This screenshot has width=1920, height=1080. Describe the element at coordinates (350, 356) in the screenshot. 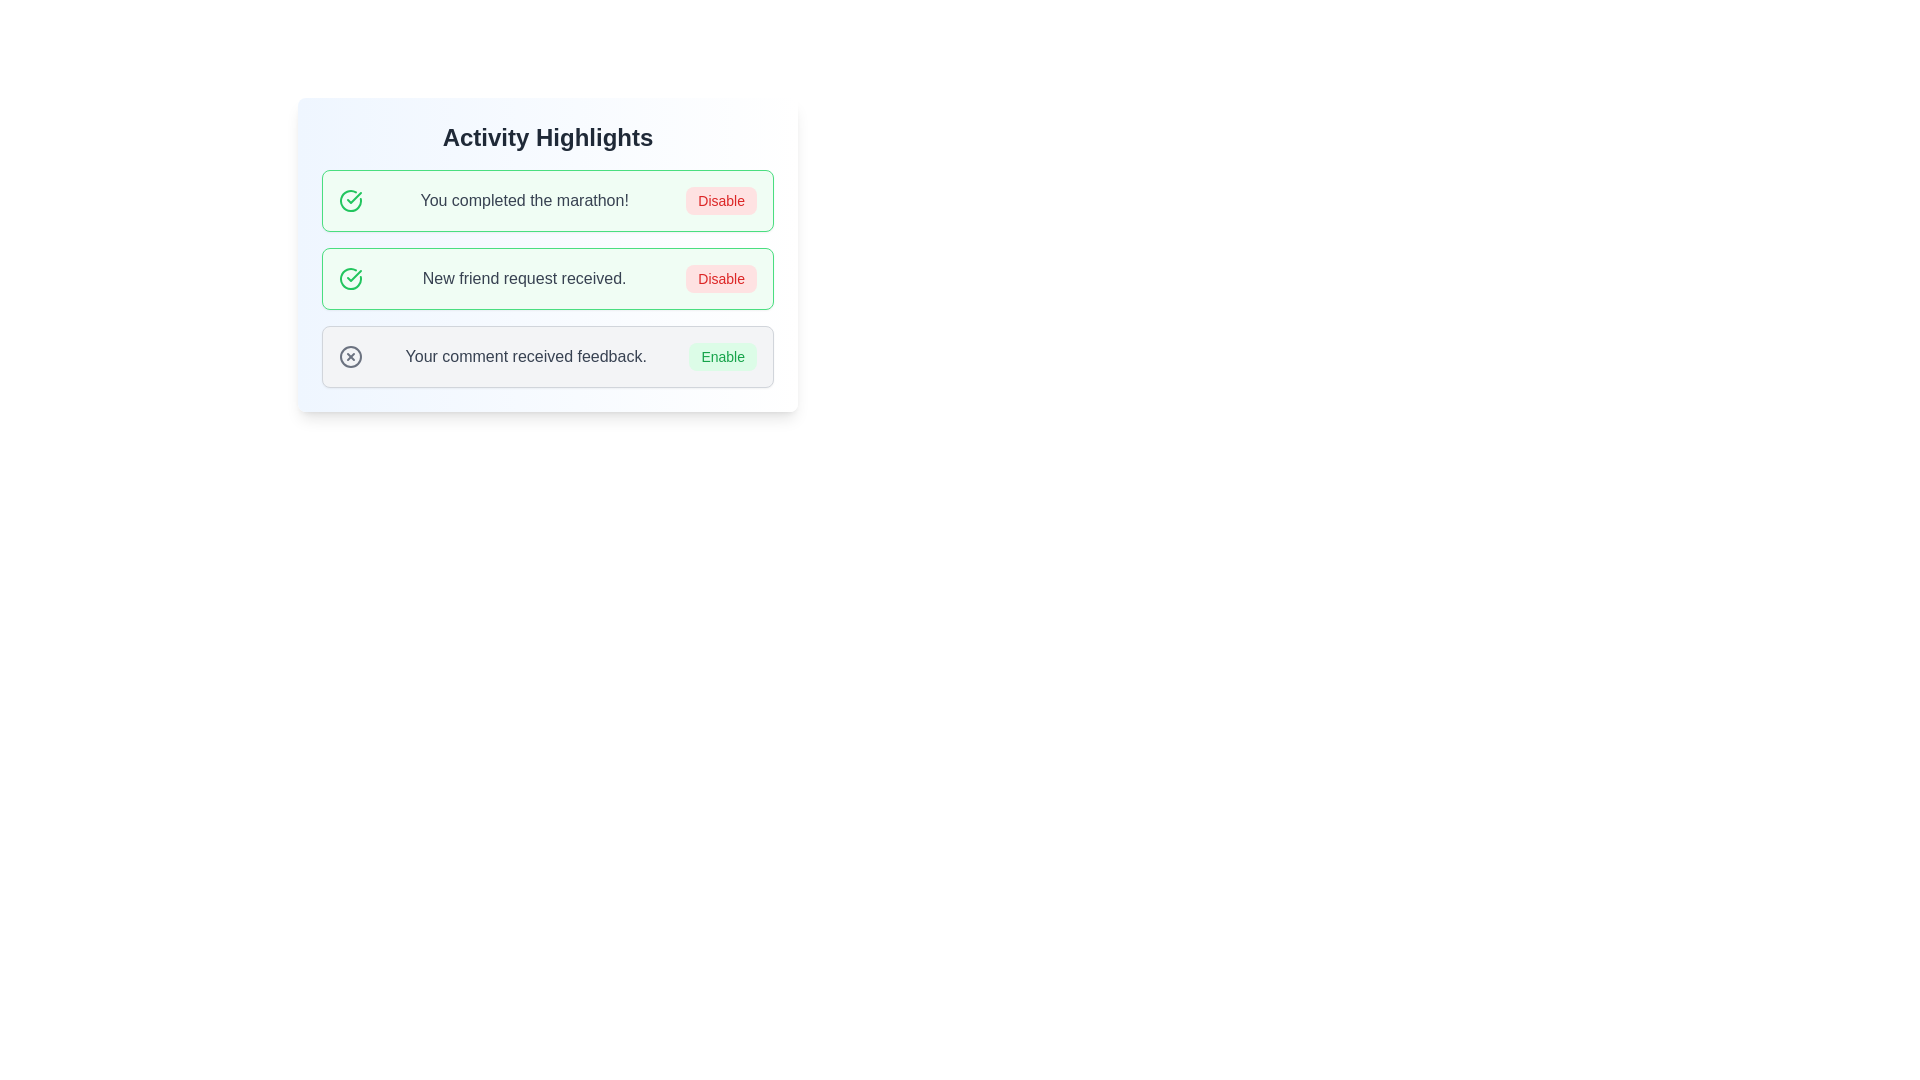

I see `the visual indicator icon located at the top-left corner of the feedback message panel that indicates an error, warning, or status` at that location.